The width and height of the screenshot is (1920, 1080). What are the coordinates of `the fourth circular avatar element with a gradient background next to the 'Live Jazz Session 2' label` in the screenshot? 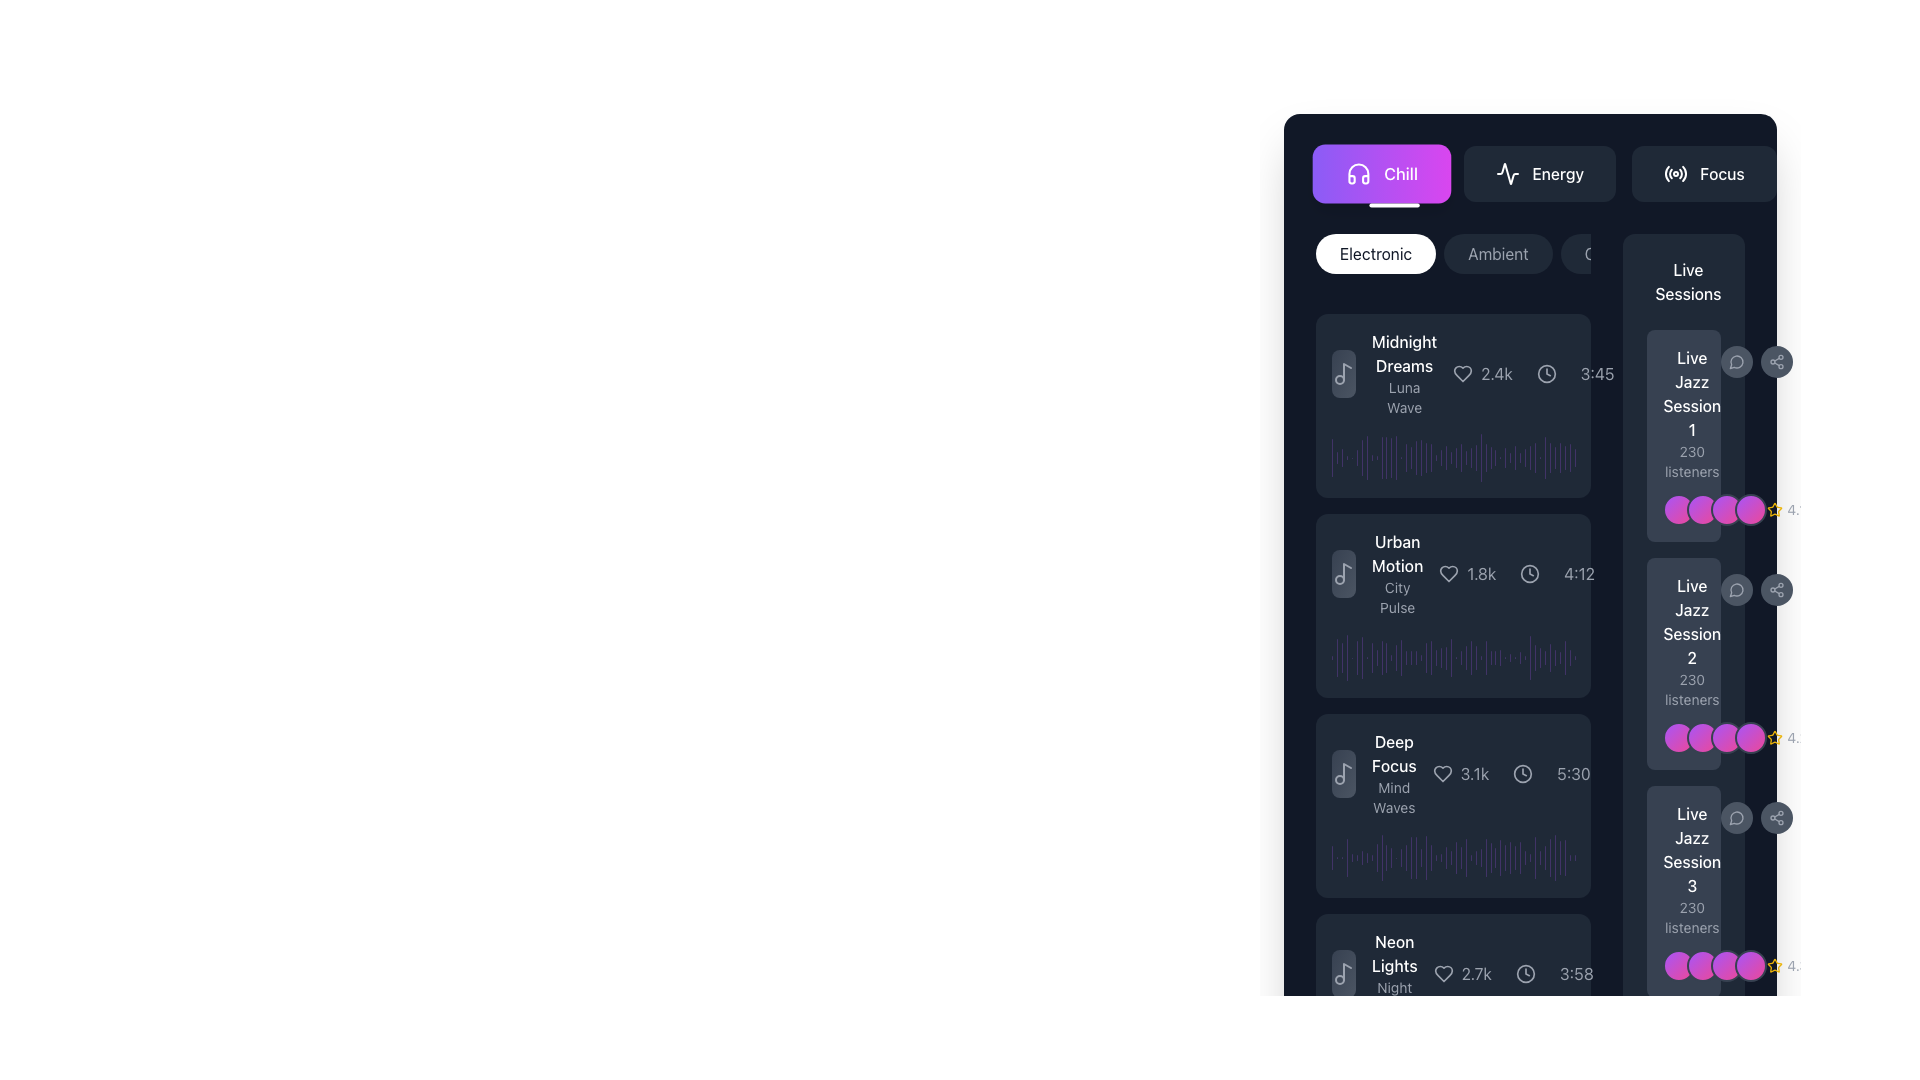 It's located at (1750, 737).